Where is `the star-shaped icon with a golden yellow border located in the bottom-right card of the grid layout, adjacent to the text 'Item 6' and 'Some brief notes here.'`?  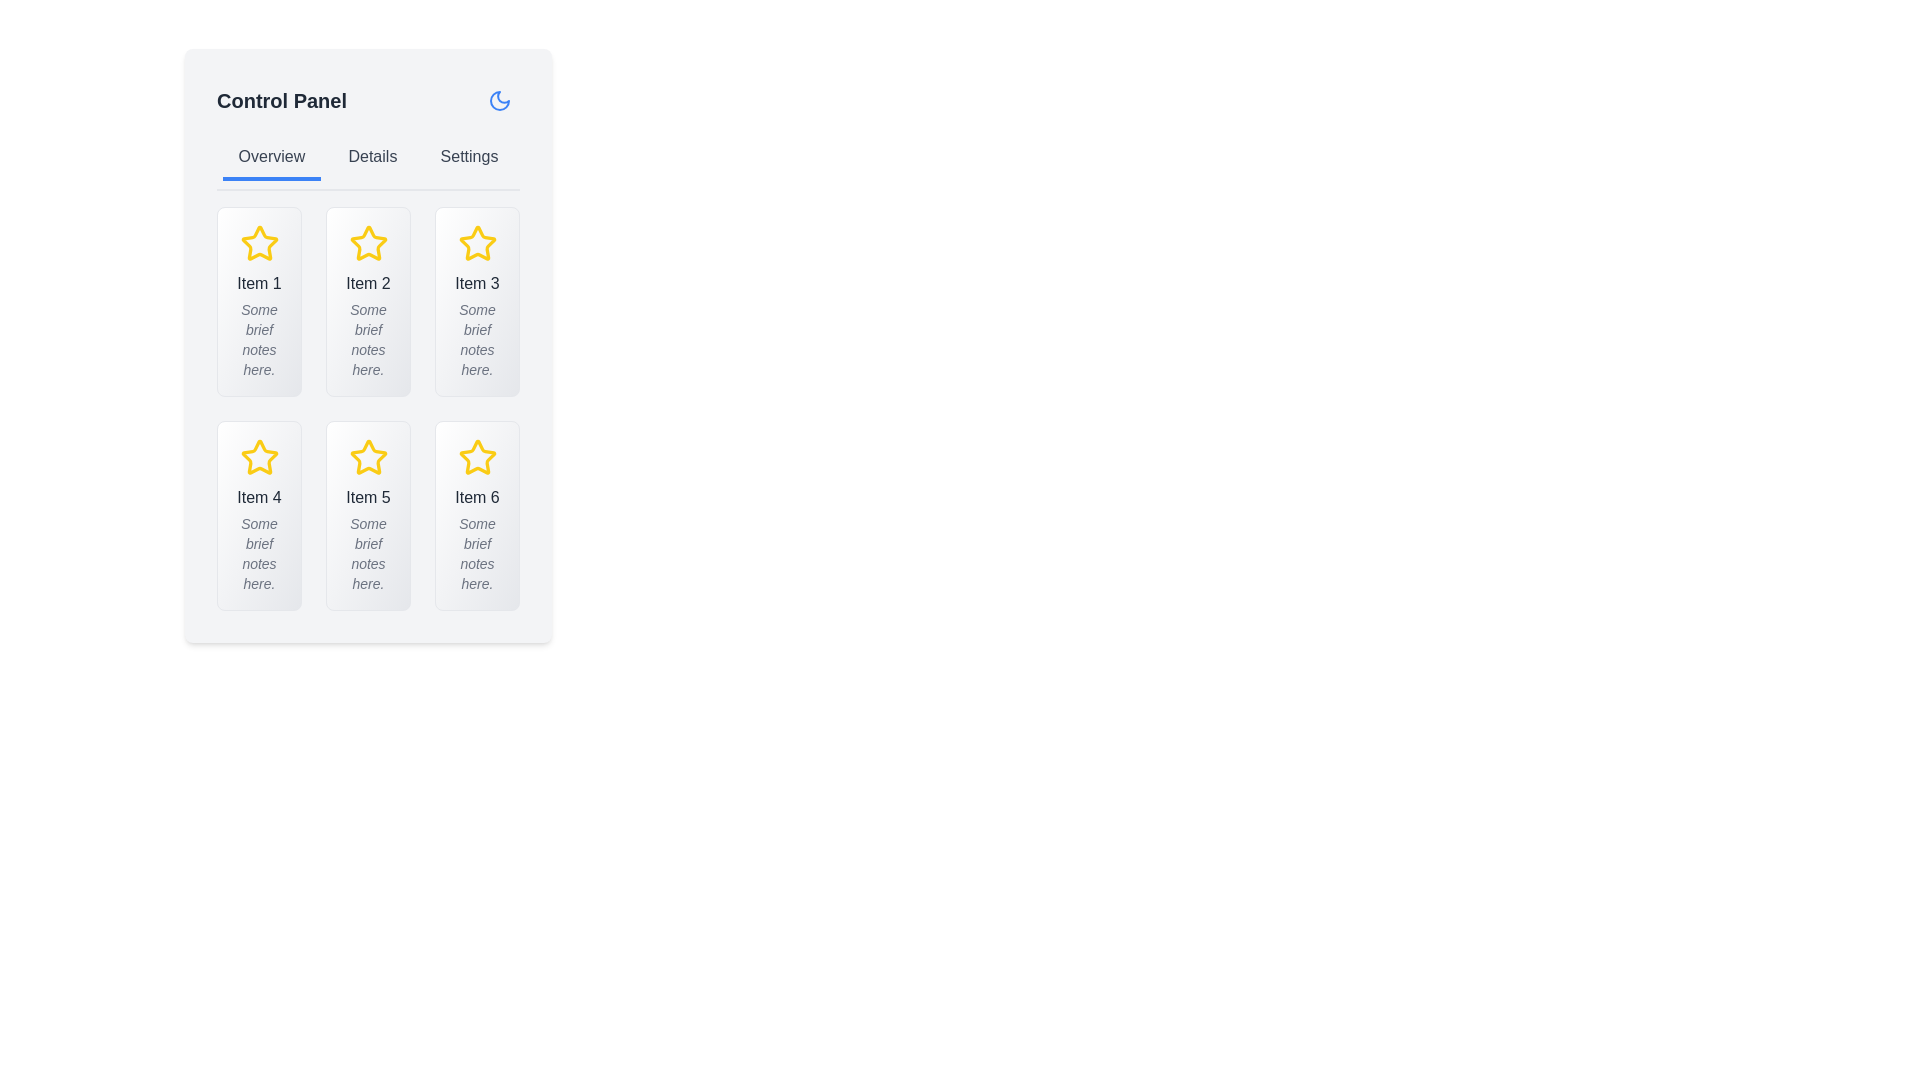 the star-shaped icon with a golden yellow border located in the bottom-right card of the grid layout, adjacent to the text 'Item 6' and 'Some brief notes here.' is located at coordinates (476, 457).